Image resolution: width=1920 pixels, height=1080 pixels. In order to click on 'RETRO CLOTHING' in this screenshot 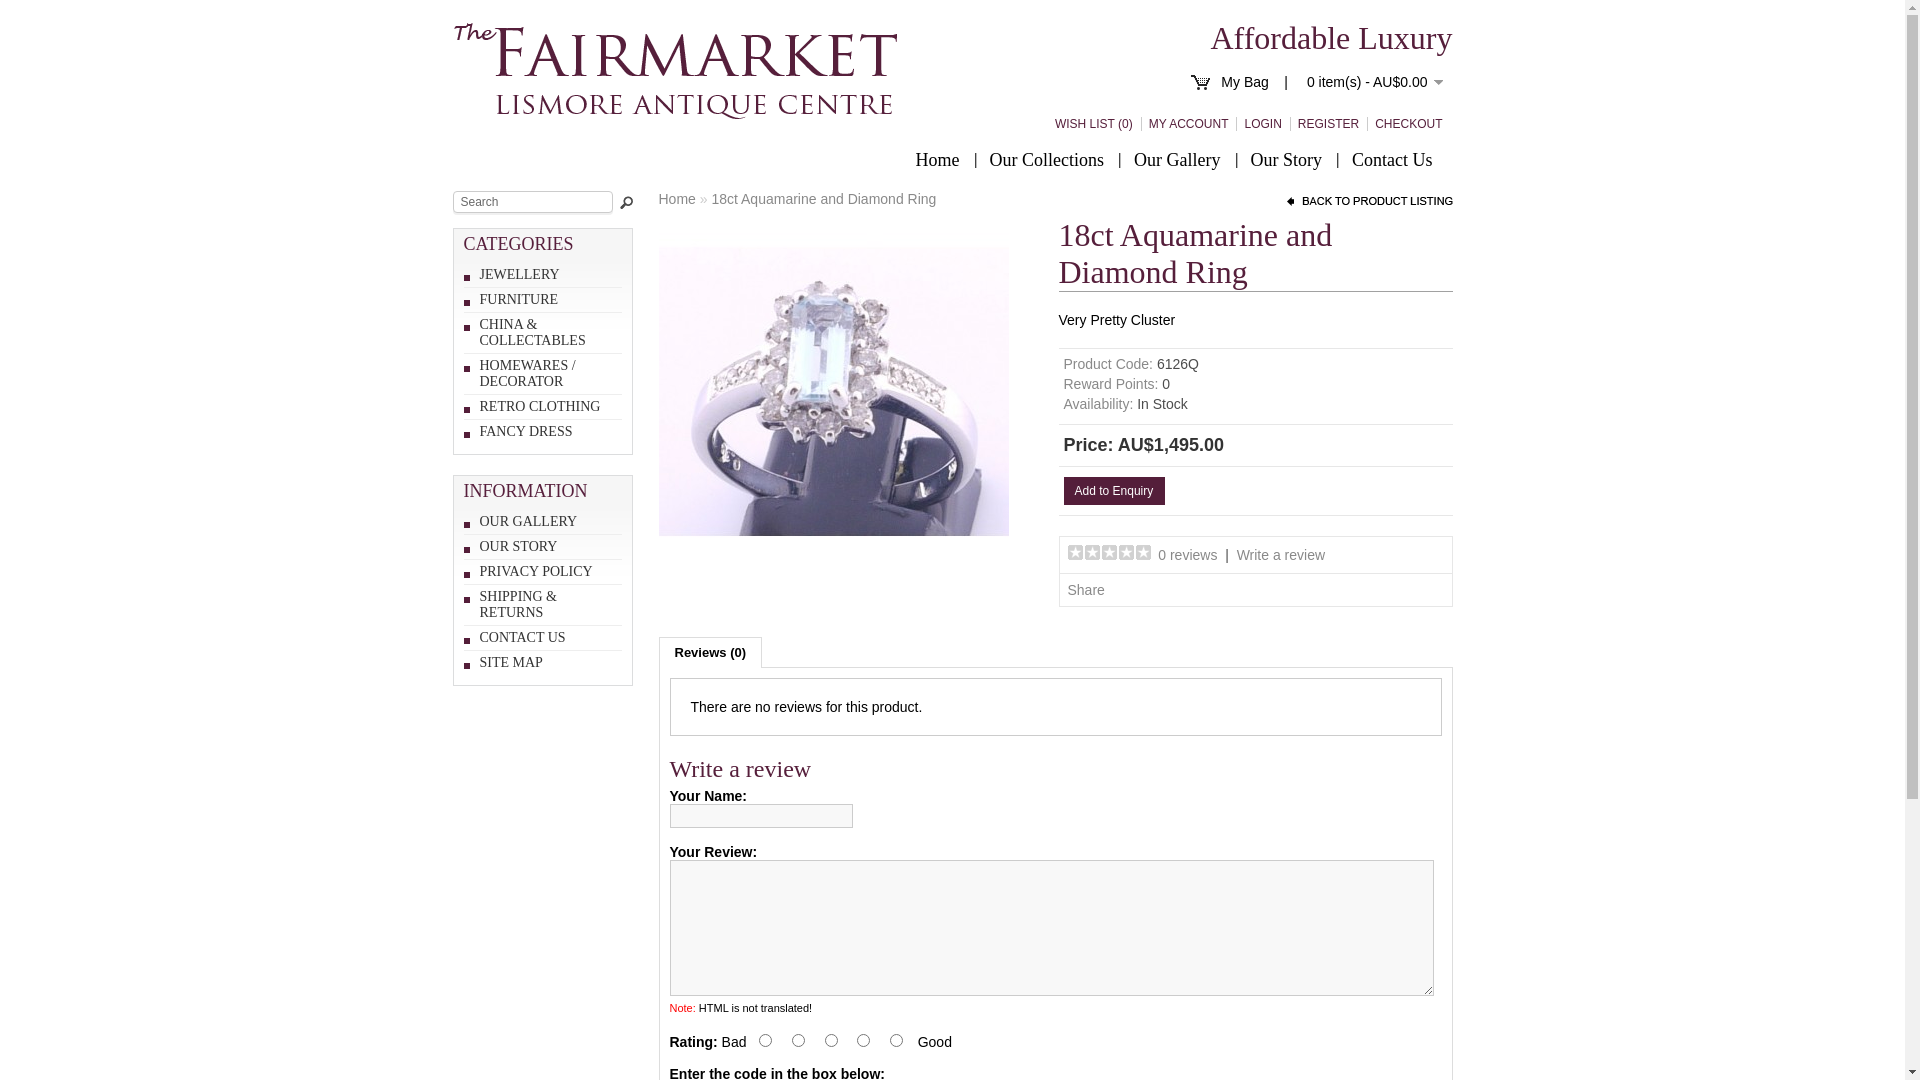, I will do `click(540, 405)`.